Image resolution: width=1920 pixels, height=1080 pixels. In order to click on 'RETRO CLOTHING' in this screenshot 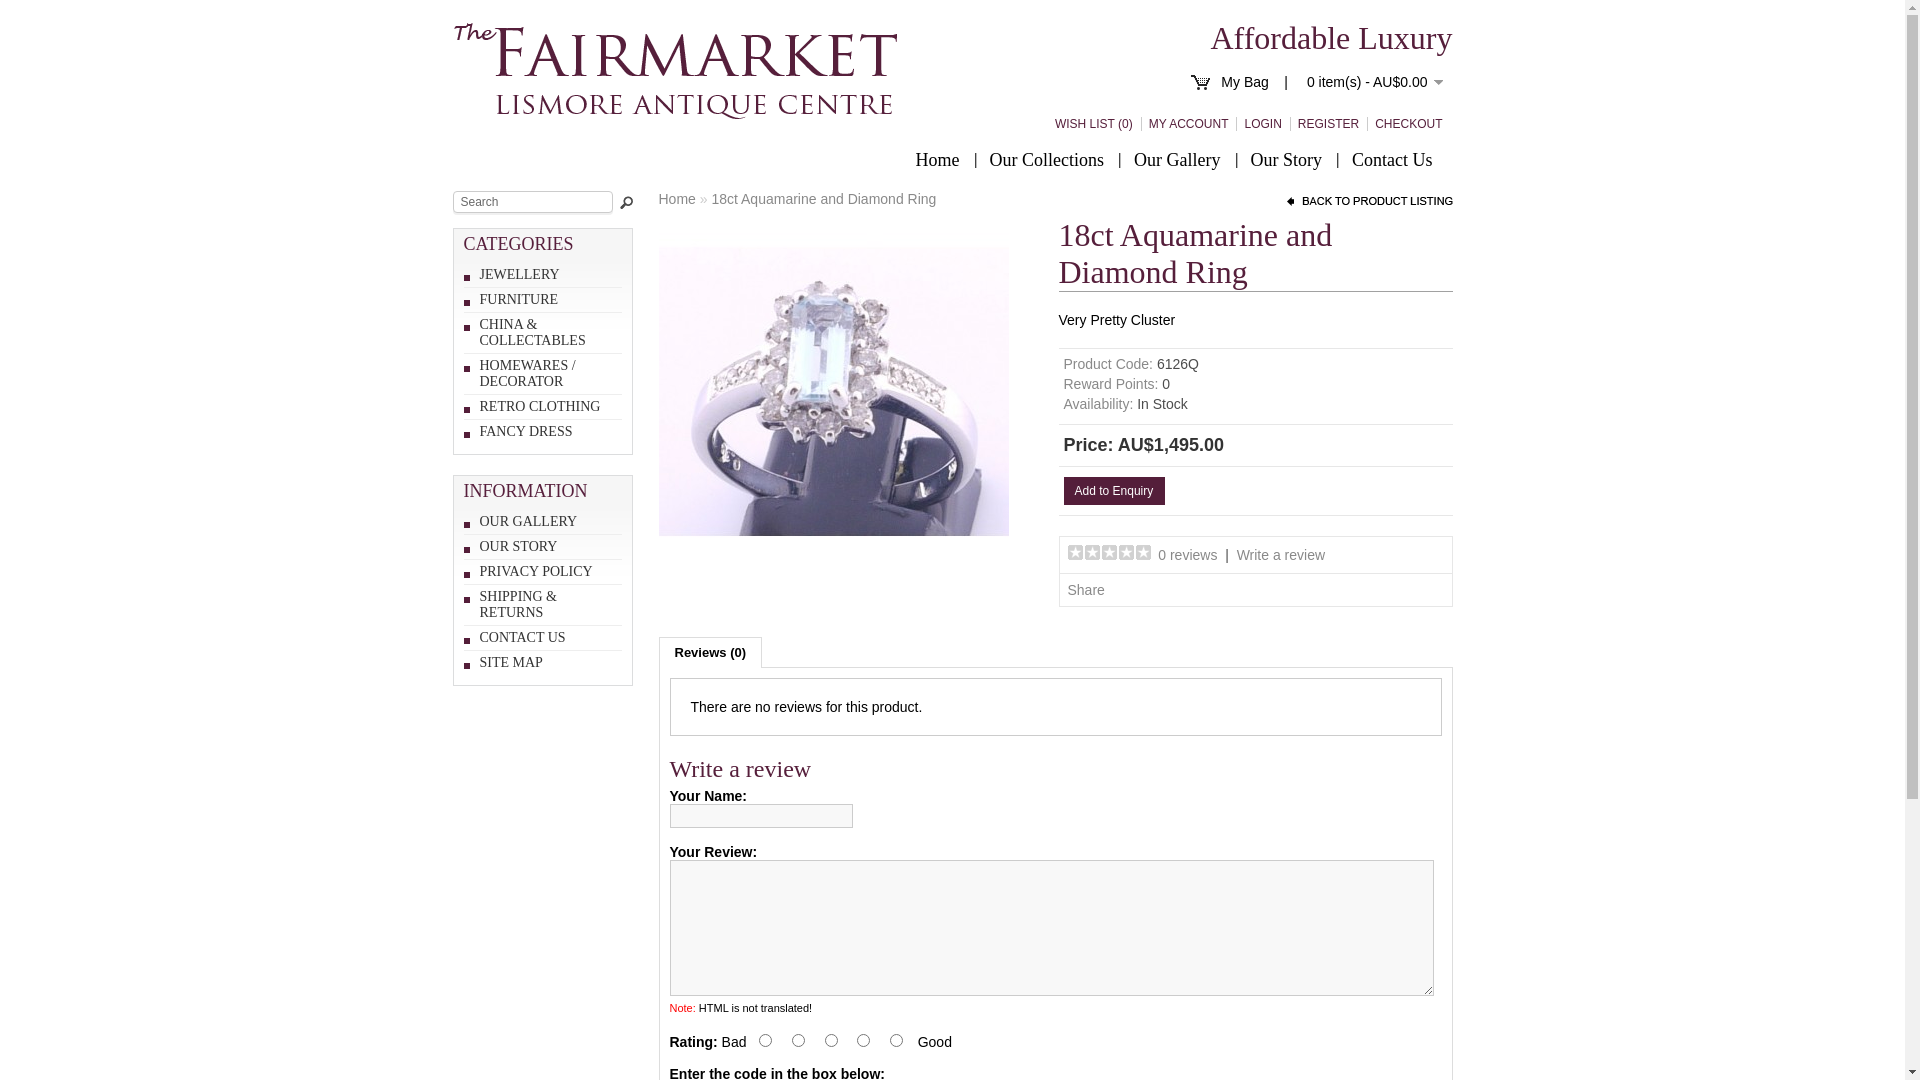, I will do `click(540, 405)`.